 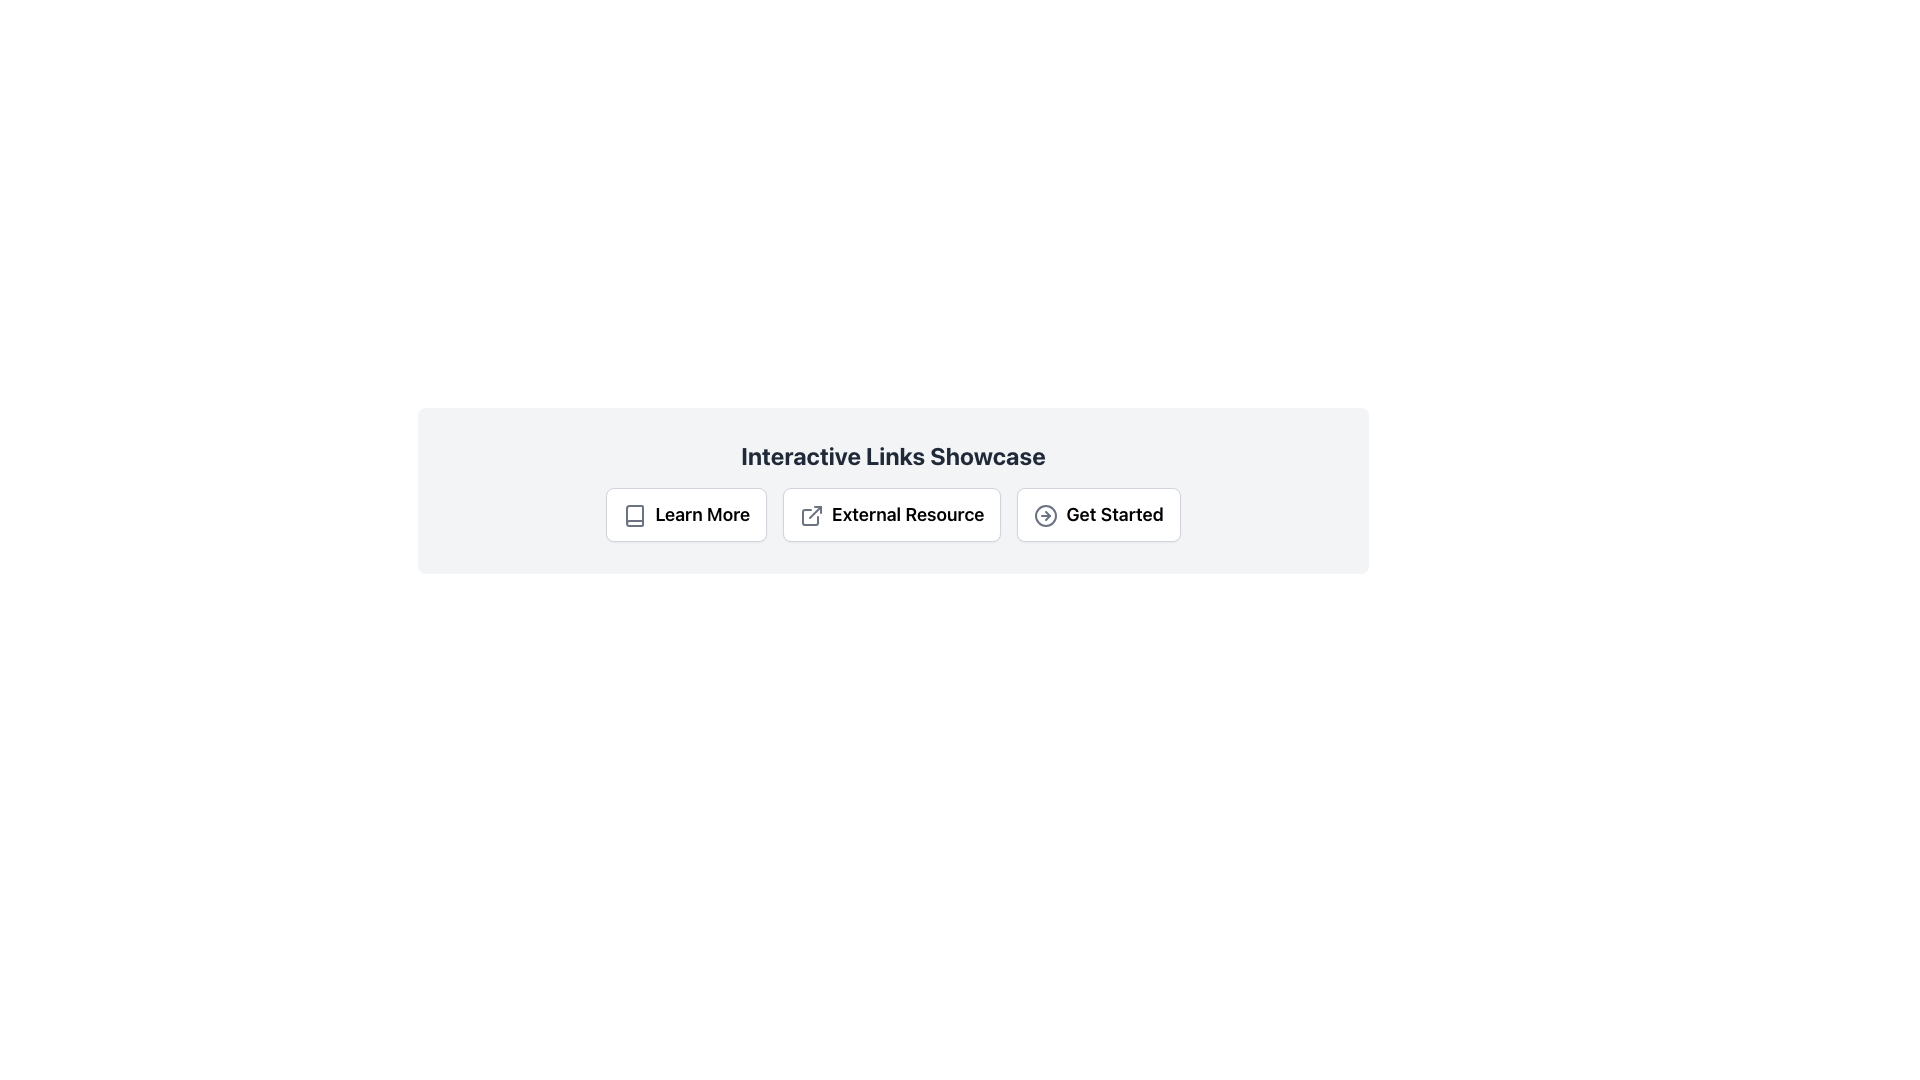 I want to click on the bold header reading 'Interactive Links Showcase' which is prominently displayed at the top of its group, above the buttons labeled 'Learn More', 'External Resource', and 'Get Started', so click(x=892, y=455).